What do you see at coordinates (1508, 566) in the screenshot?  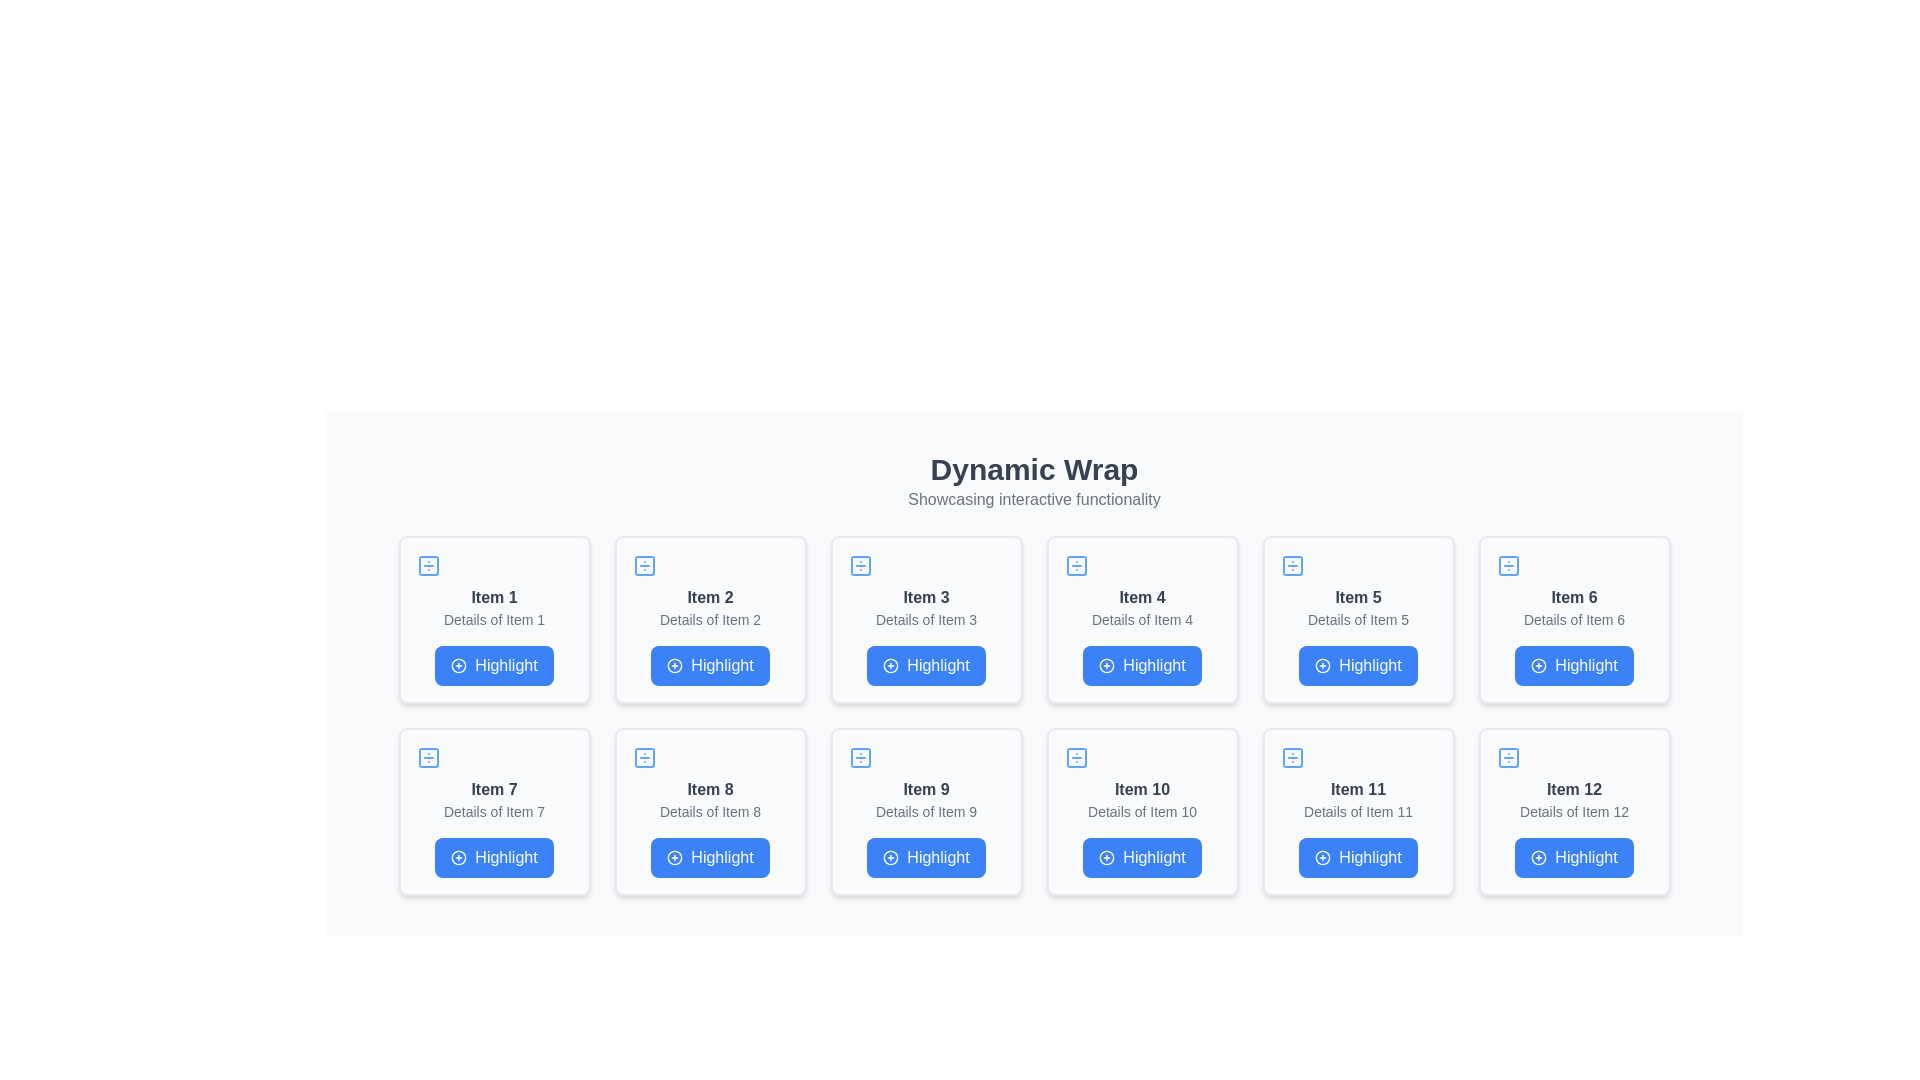 I see `the blue division icon located at the top-right corner of the 'Item 6' box` at bounding box center [1508, 566].